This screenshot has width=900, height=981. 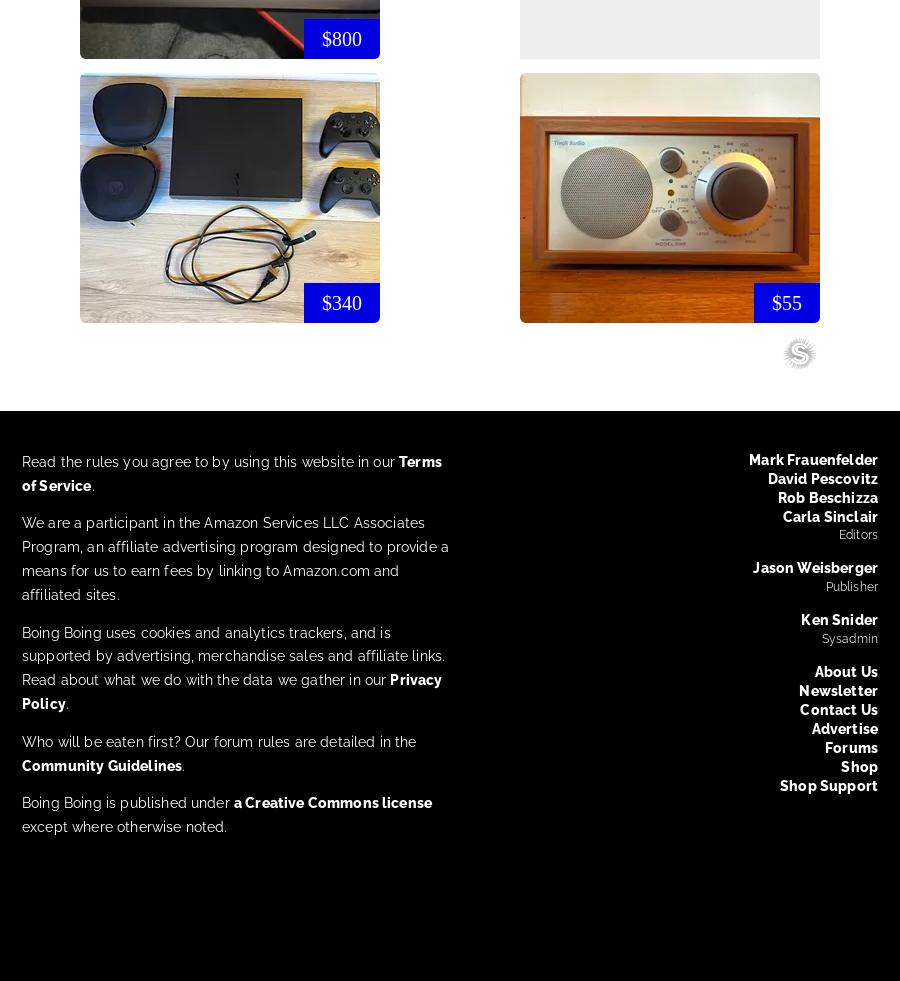 I want to click on 'Shop Support', so click(x=828, y=784).